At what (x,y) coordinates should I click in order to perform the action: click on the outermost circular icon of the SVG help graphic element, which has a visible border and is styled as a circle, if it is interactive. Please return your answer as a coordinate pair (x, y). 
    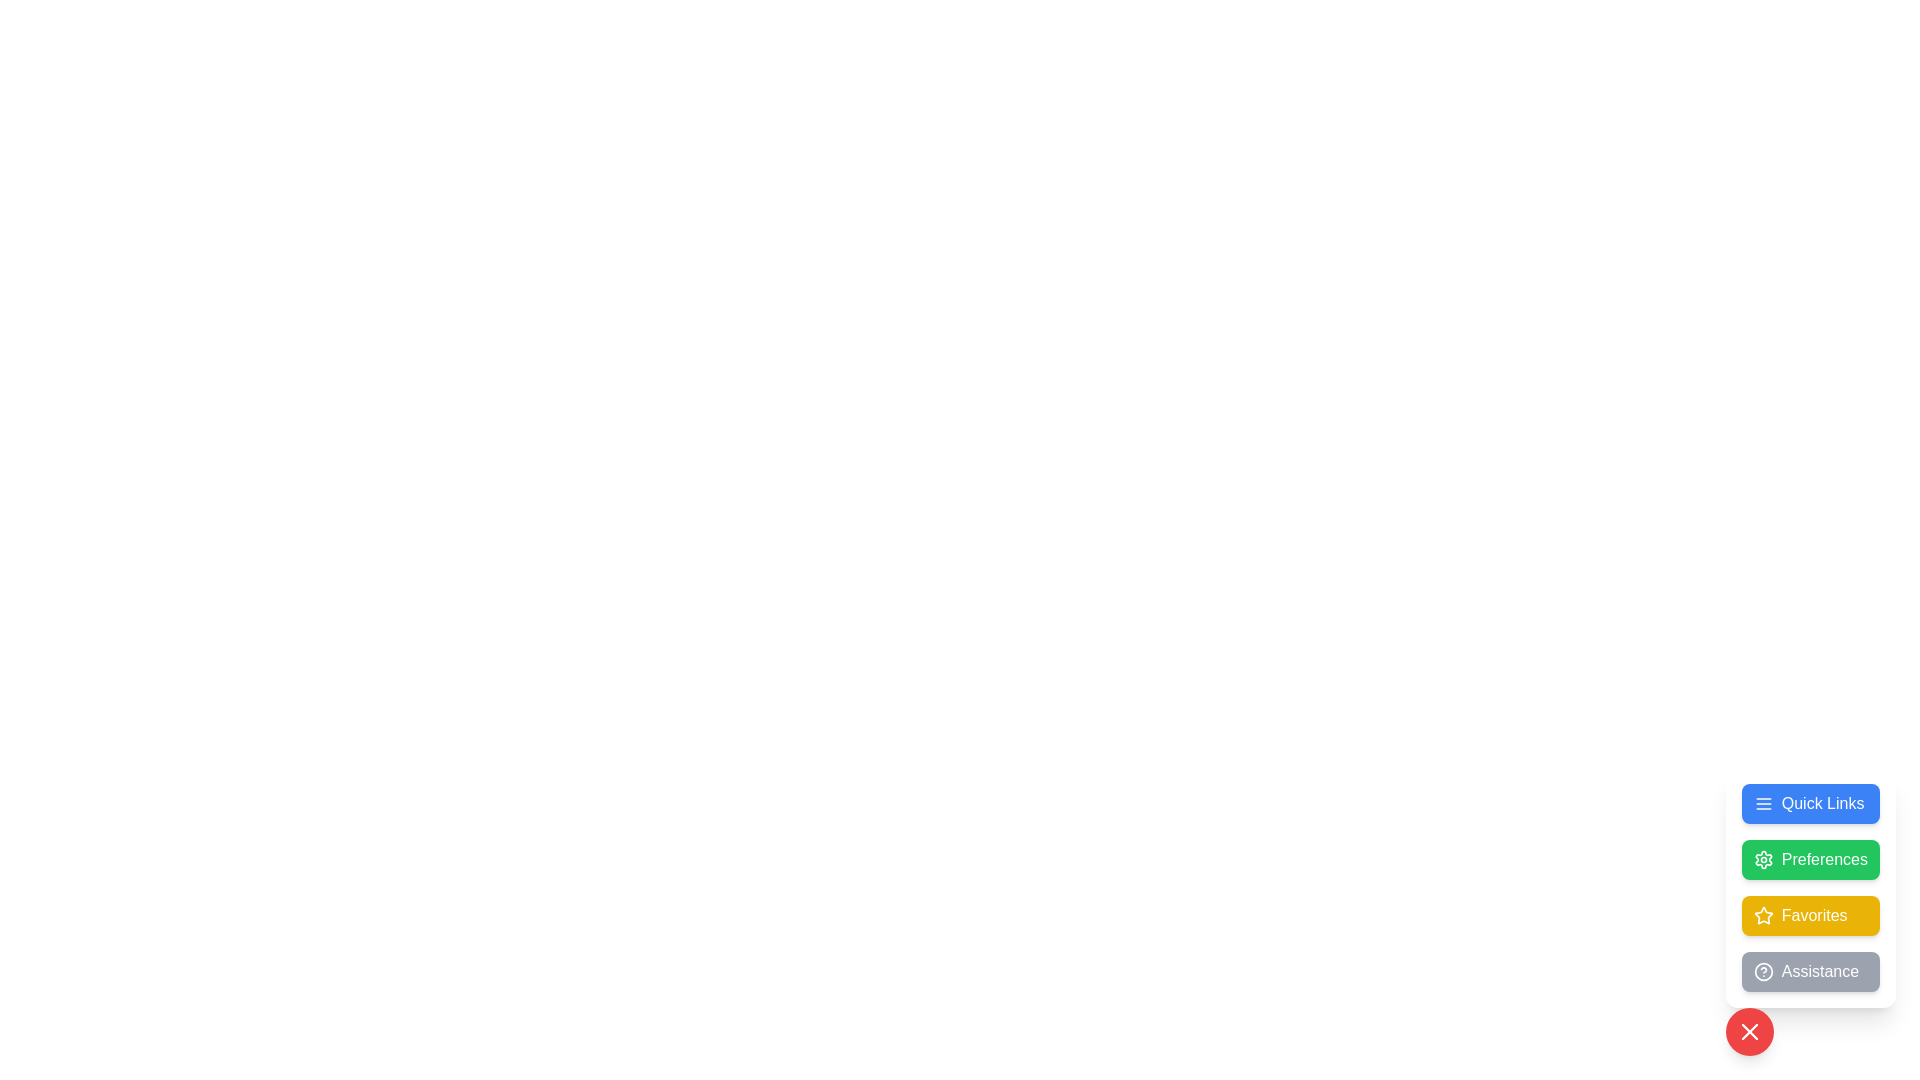
    Looking at the image, I should click on (1763, 971).